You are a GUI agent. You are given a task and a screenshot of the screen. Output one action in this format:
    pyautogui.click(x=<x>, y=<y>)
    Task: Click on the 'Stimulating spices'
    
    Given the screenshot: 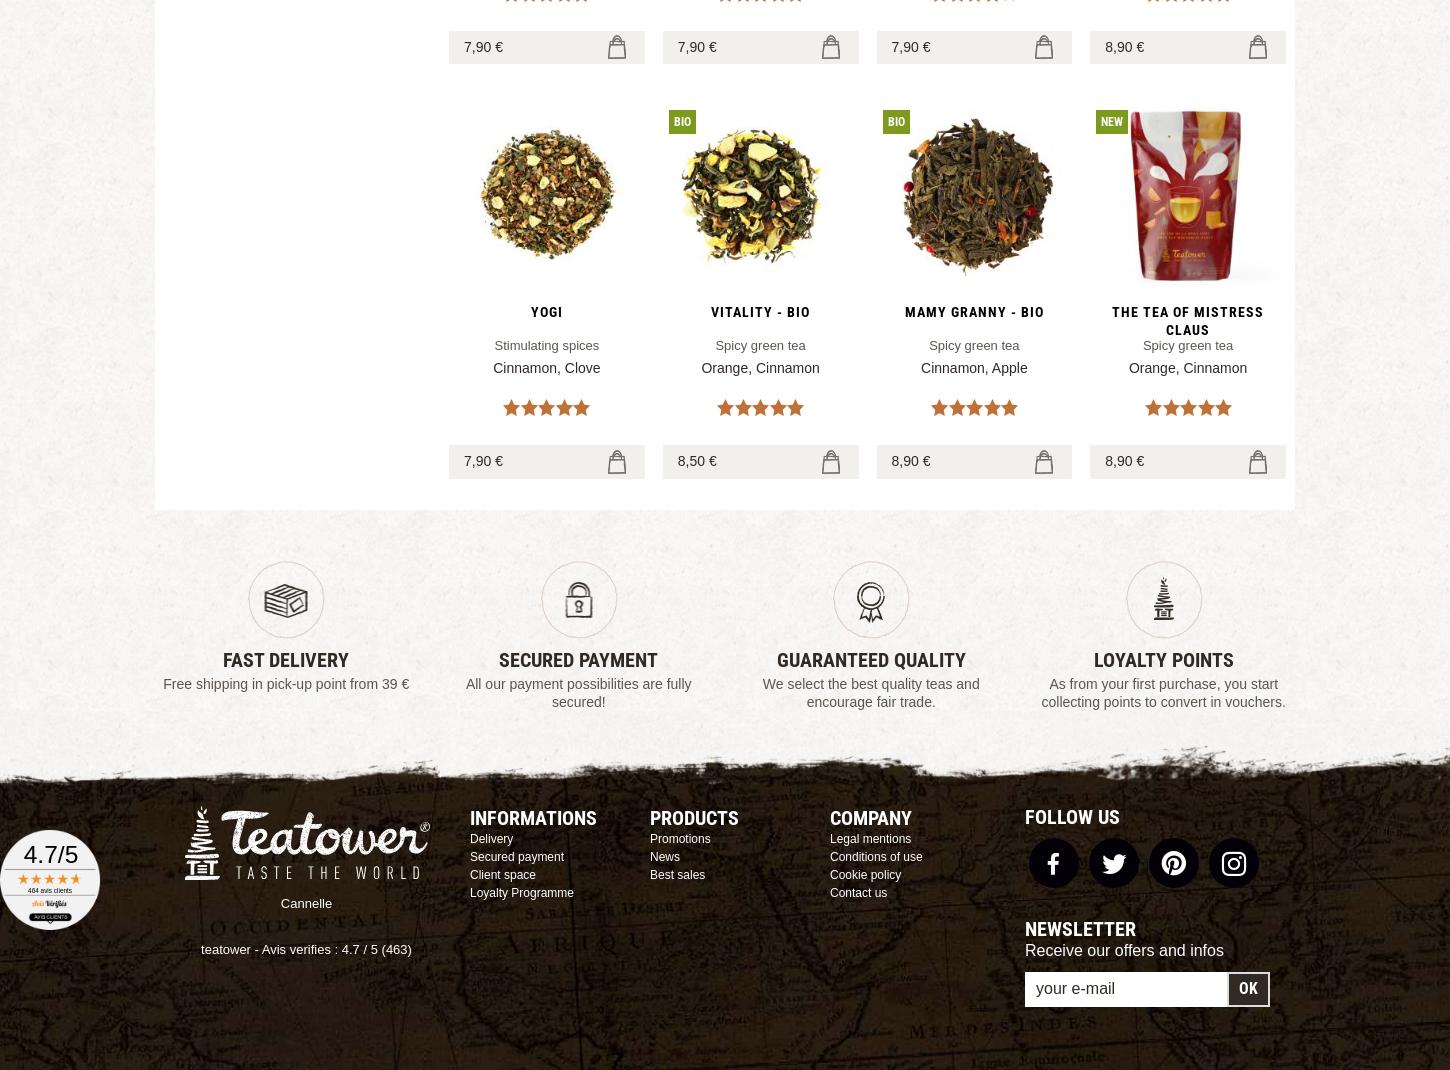 What is the action you would take?
    pyautogui.click(x=546, y=345)
    